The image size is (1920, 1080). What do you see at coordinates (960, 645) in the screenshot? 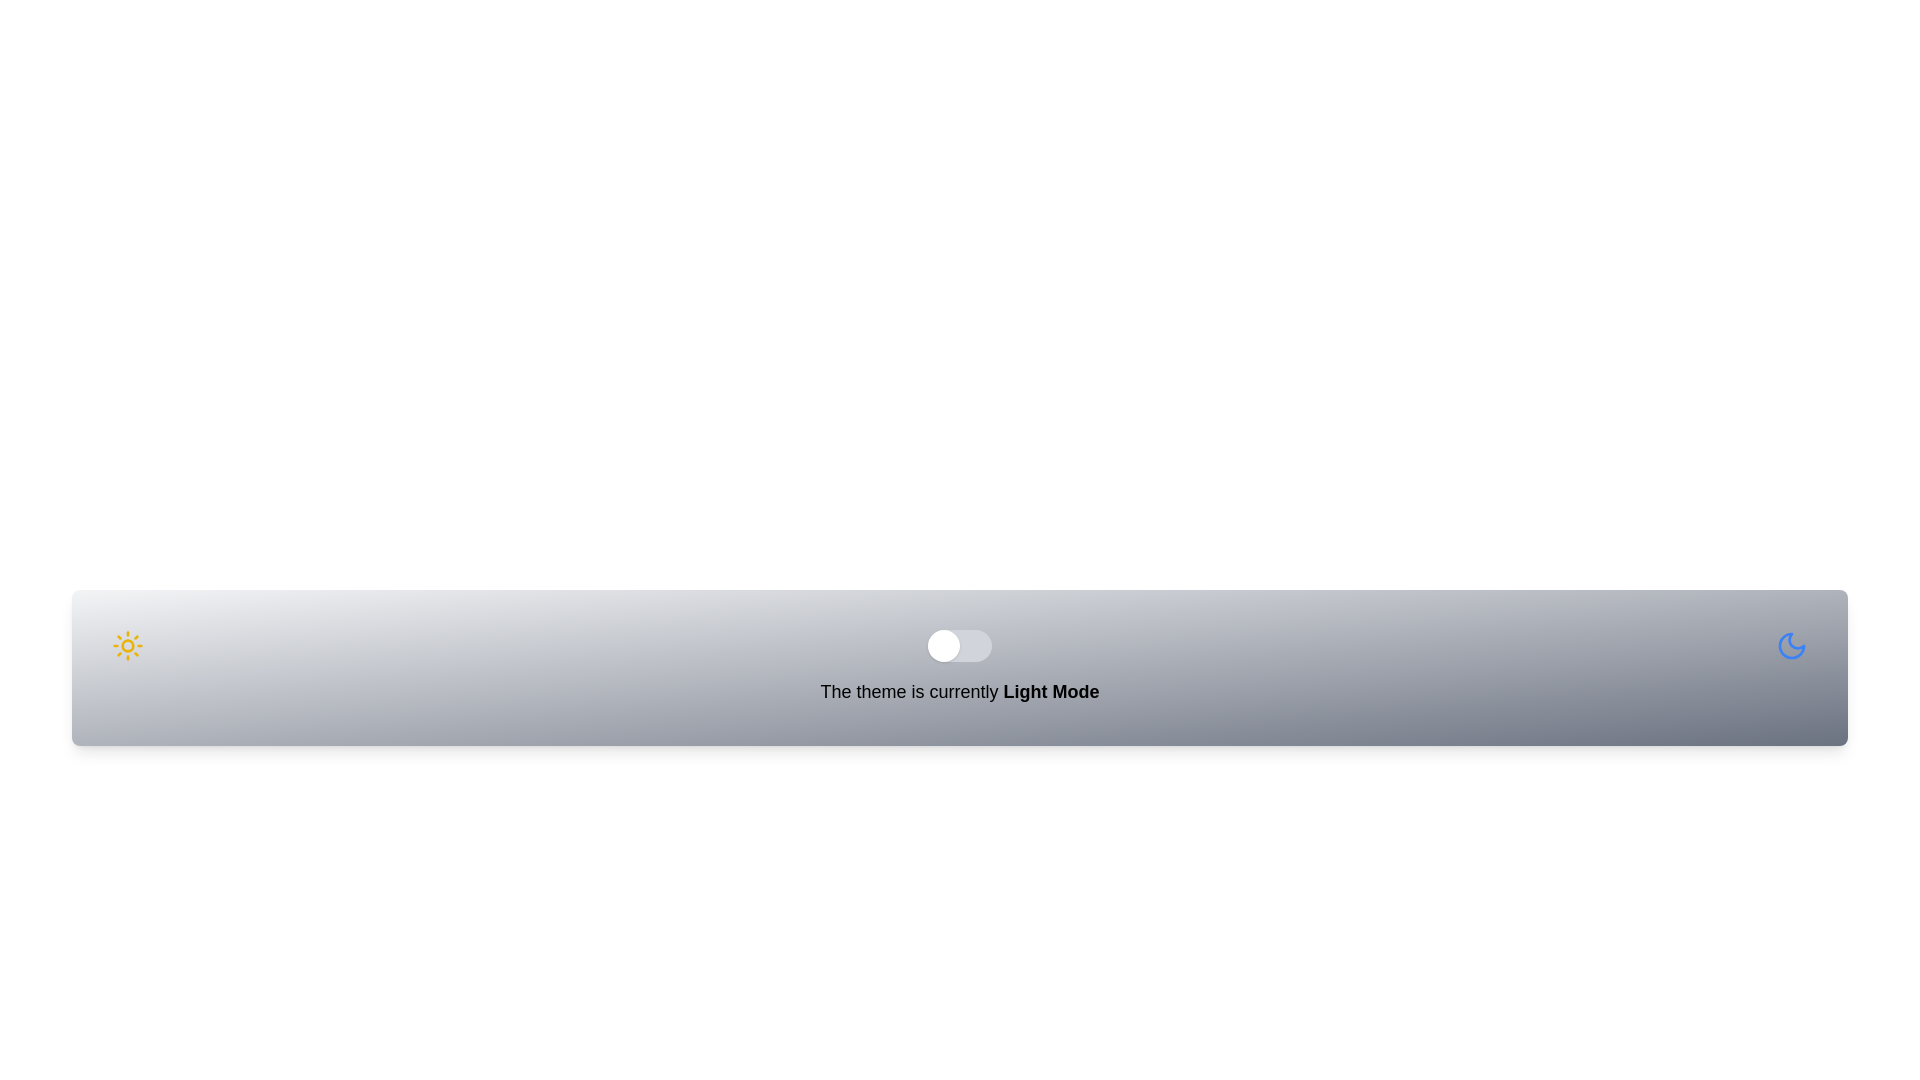
I see `the center of the theme switcher control to toggle the theme` at bounding box center [960, 645].